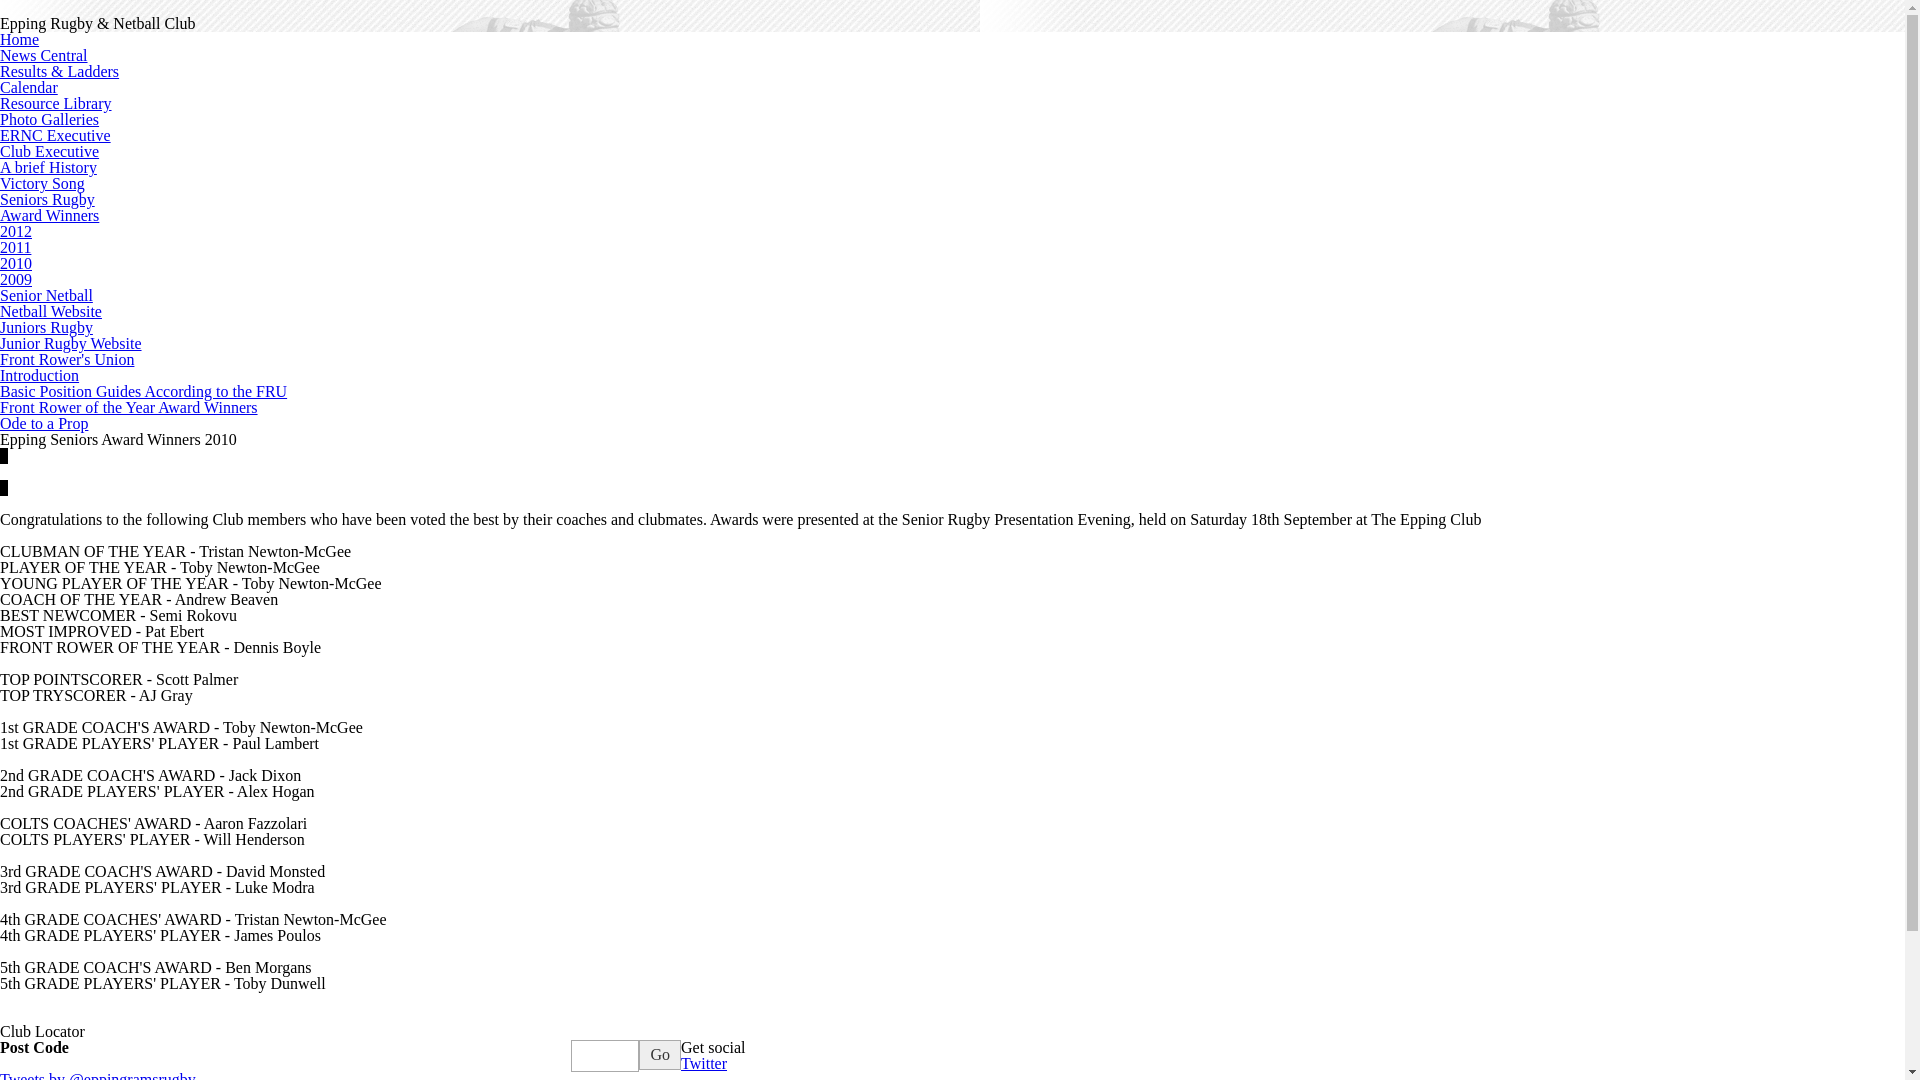 The height and width of the screenshot is (1080, 1920). What do you see at coordinates (55, 135) in the screenshot?
I see `'ERNC Executive'` at bounding box center [55, 135].